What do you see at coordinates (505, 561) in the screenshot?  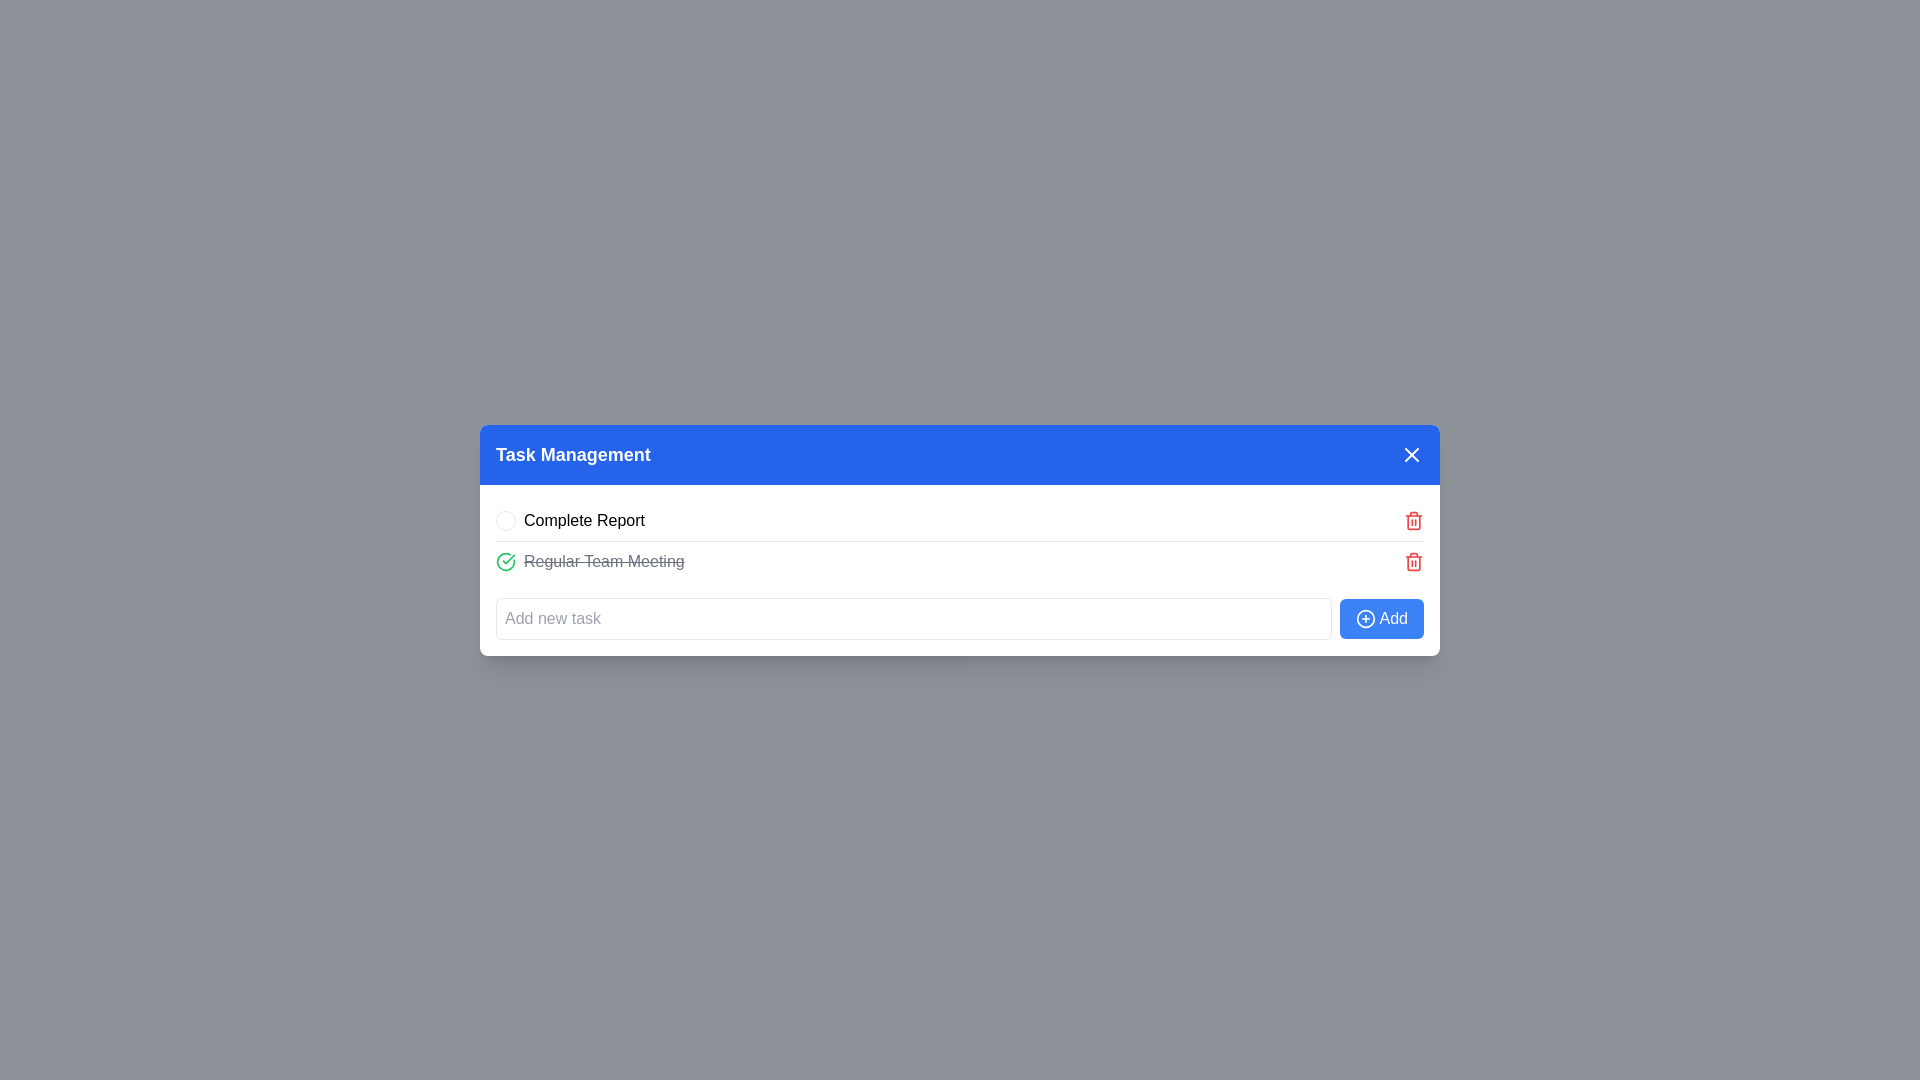 I see `the completion icon located to the left of the text 'Regular Team Meeting' in the task list, which is the second task row` at bounding box center [505, 561].